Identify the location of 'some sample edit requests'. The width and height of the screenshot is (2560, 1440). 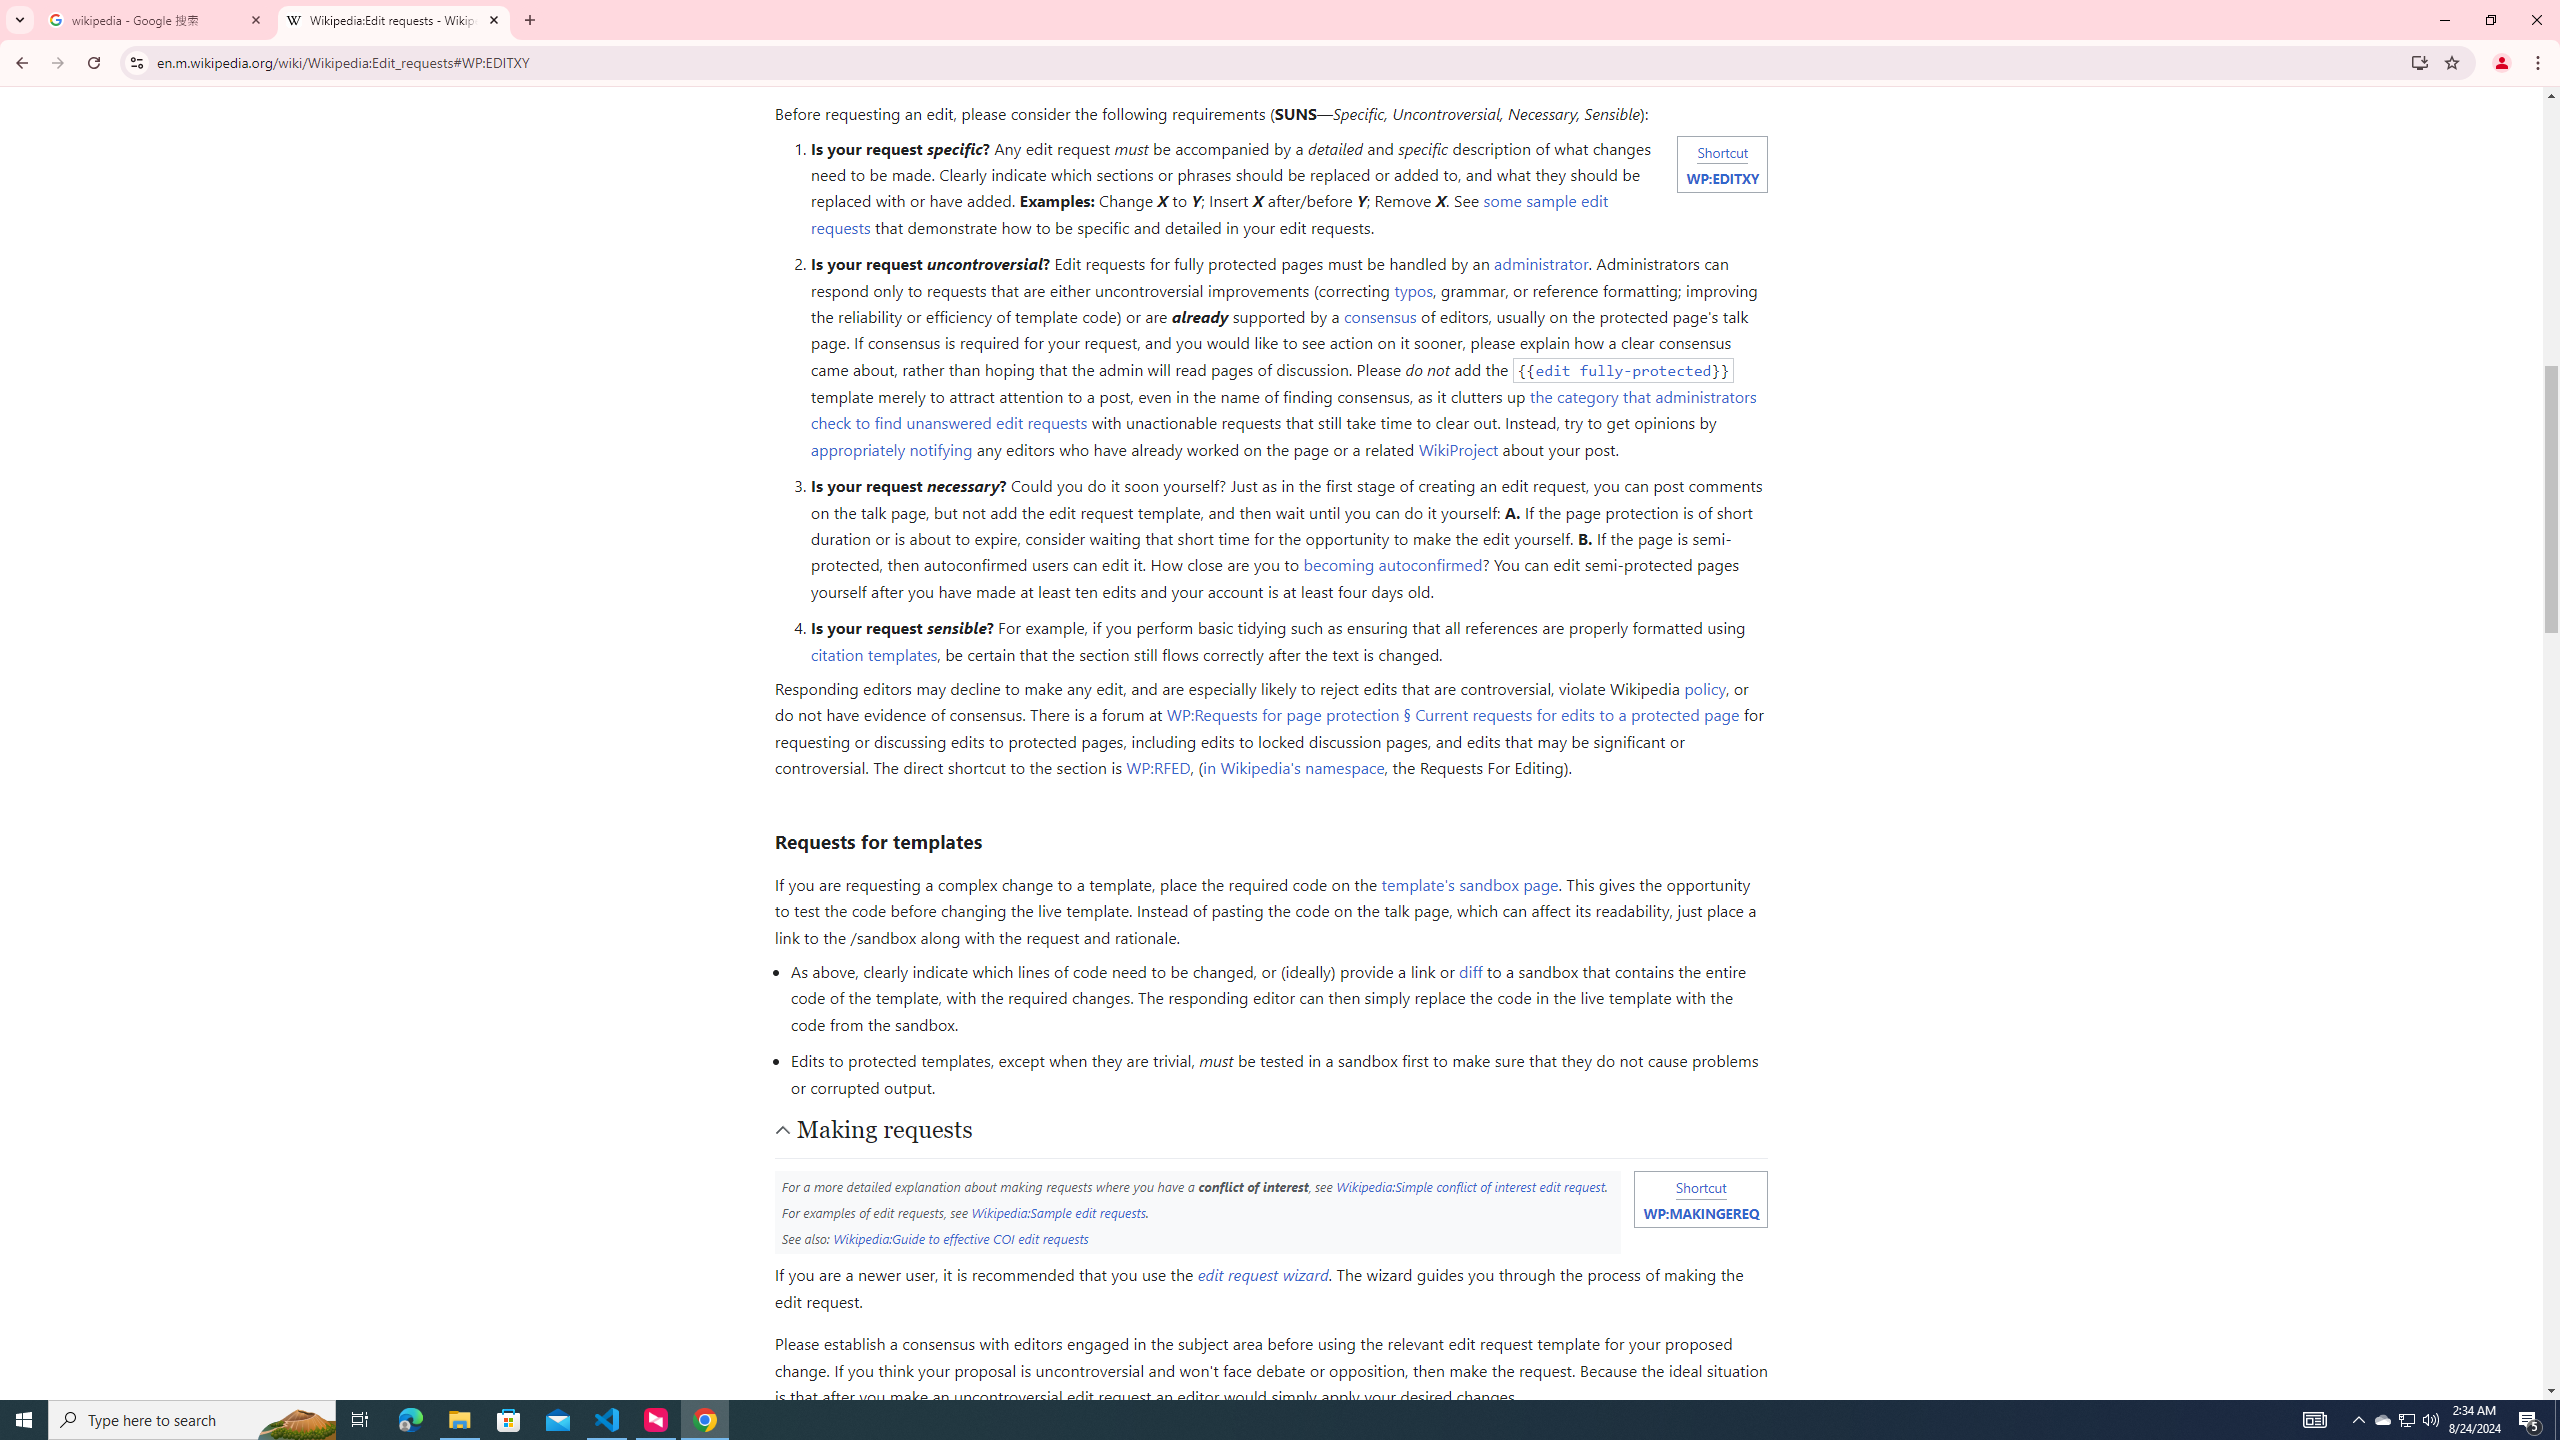
(1208, 212).